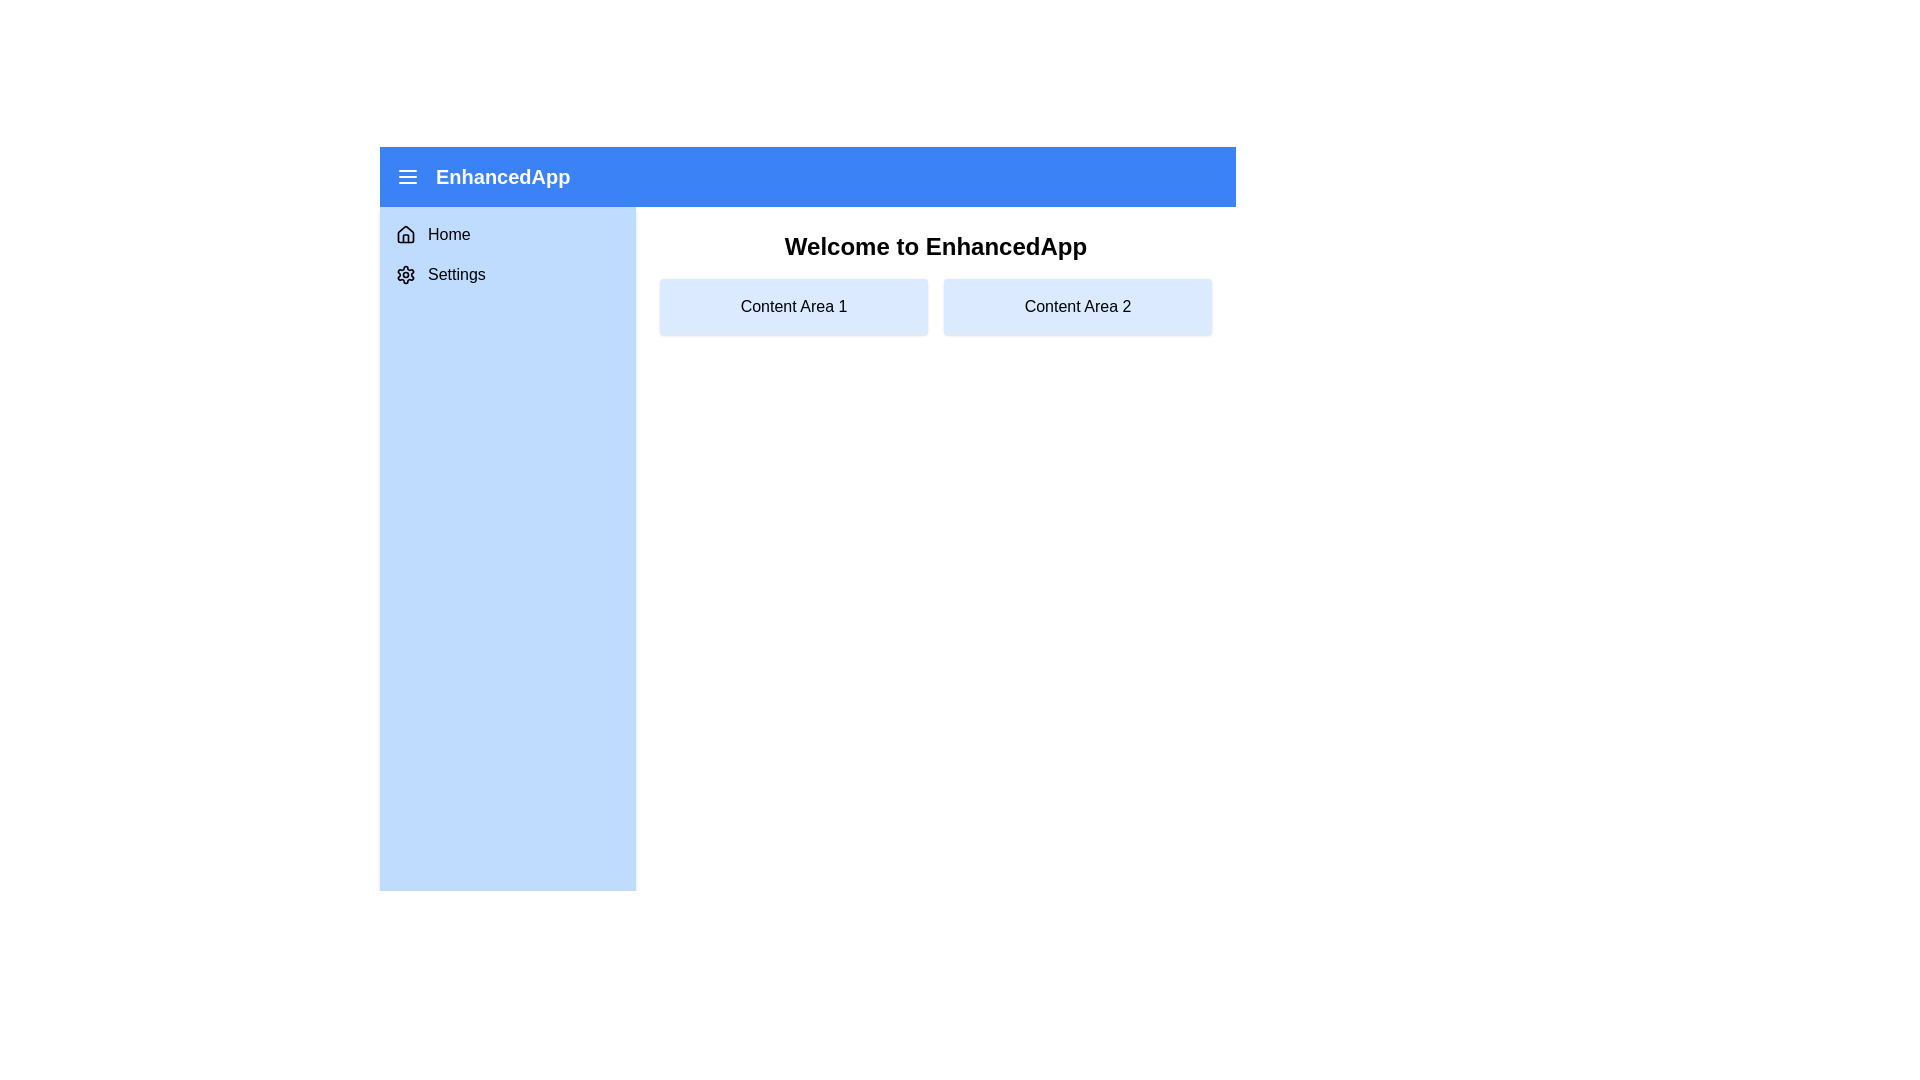  Describe the element at coordinates (448, 234) in the screenshot. I see `'Home' text label element located in the vertical navigation menu on the left side of the interface, positioned below the application header and adjacent to a house-shaped icon` at that location.